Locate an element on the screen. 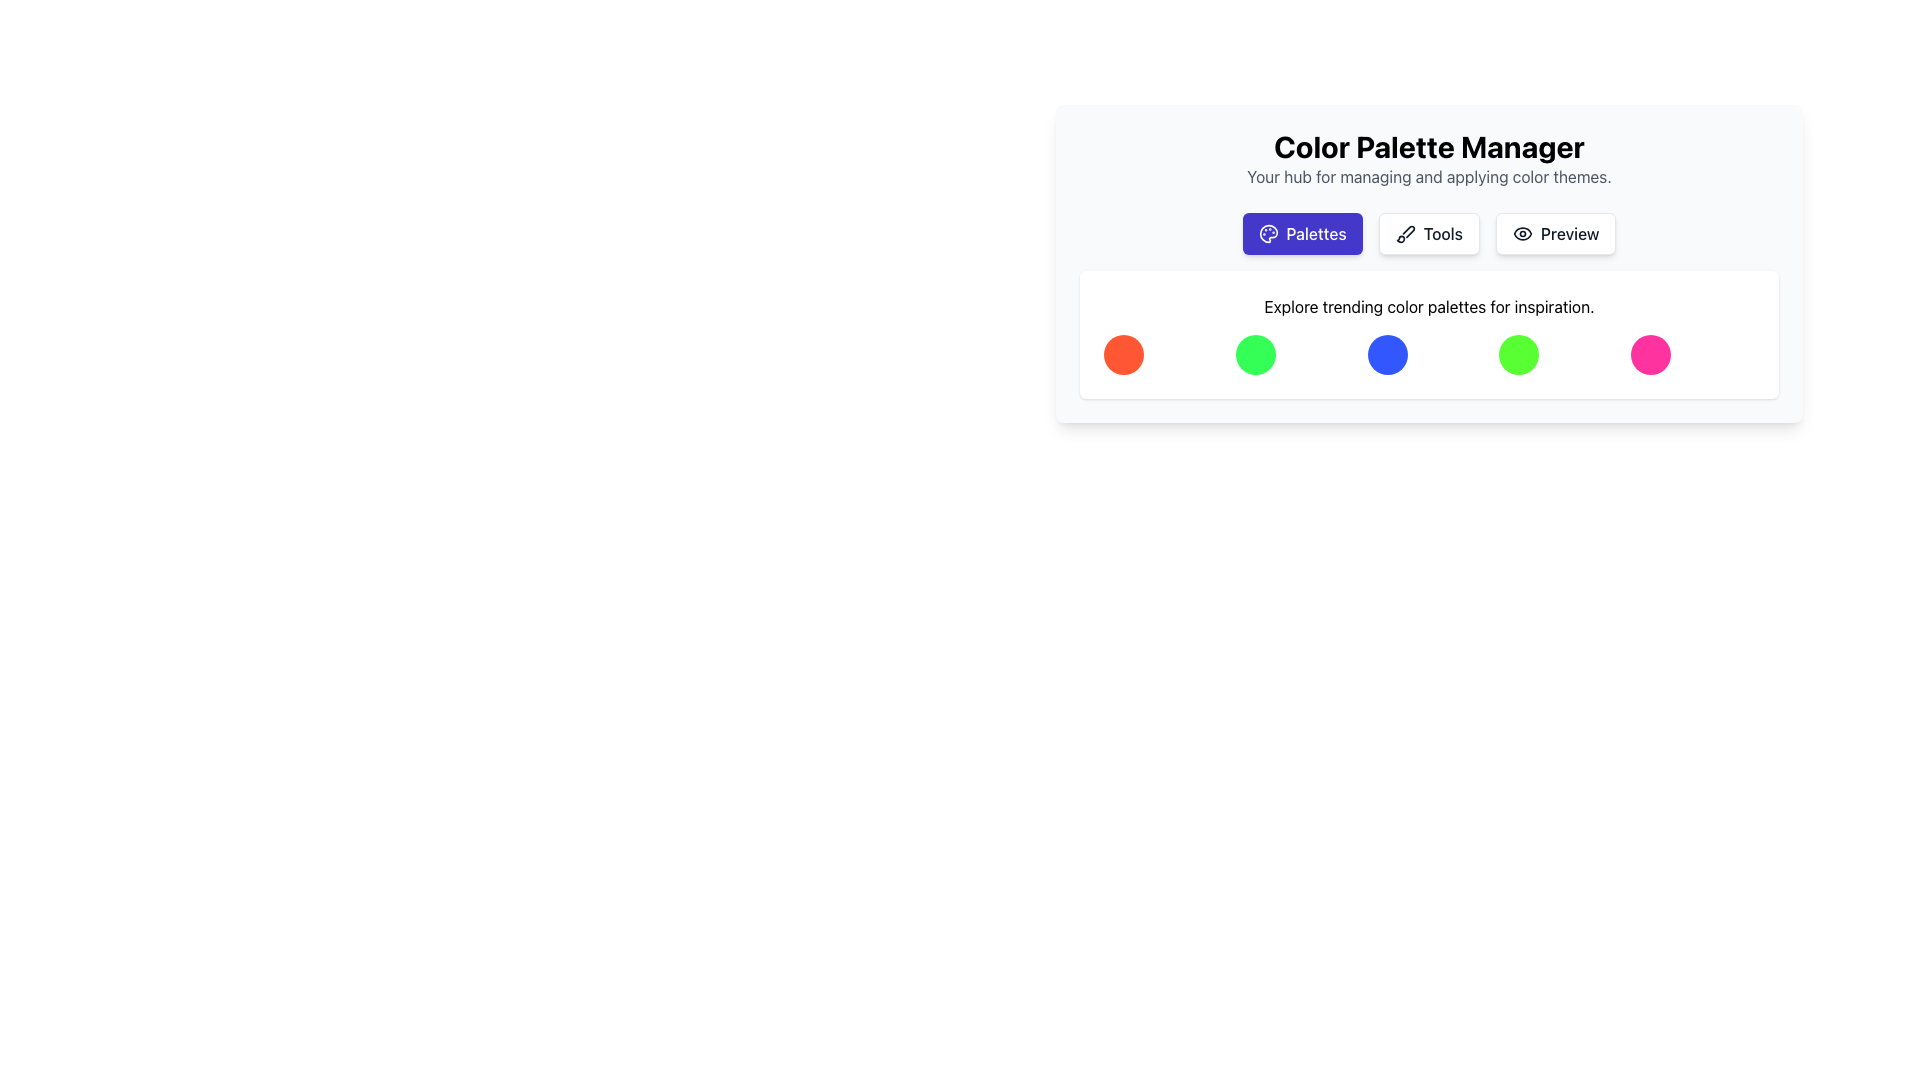  the 'Palettes' button, which is styled with a purple background and white text, located below the 'Color Palette Manager' heading and to the left of the 'Tools' button is located at coordinates (1302, 233).